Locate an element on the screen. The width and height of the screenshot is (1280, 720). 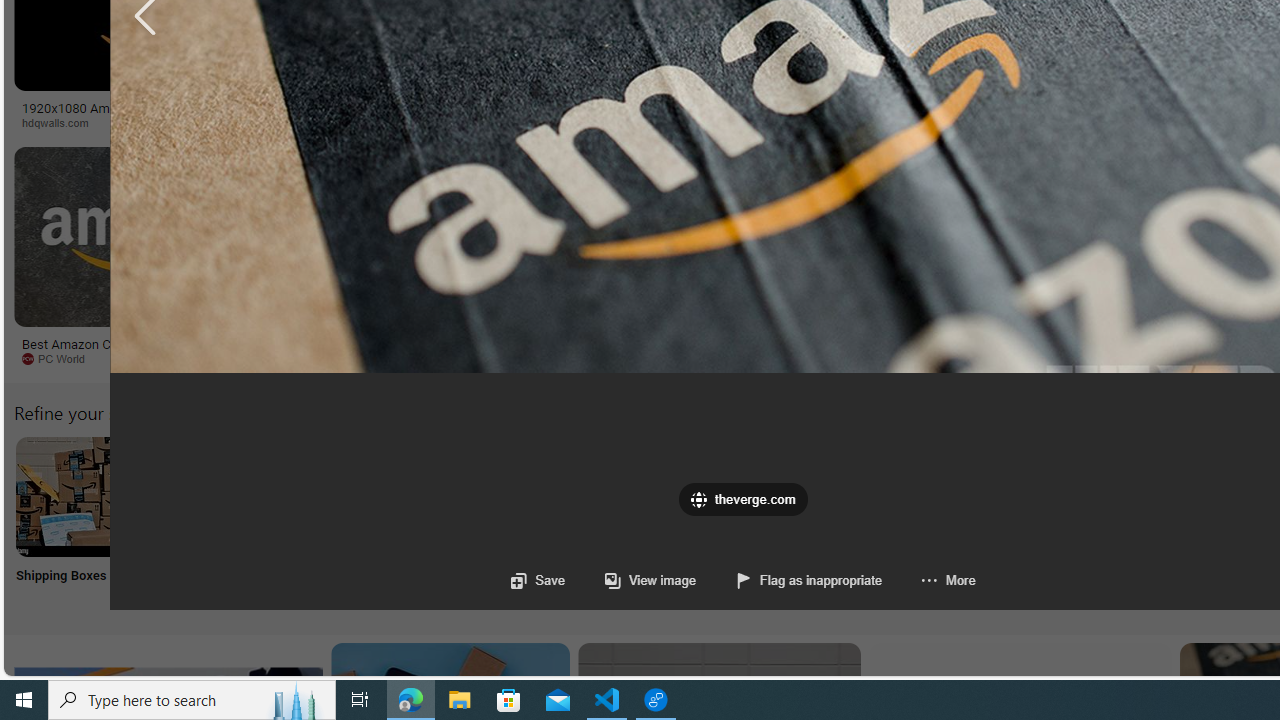
'Clip Art' is located at coordinates (339, 521).